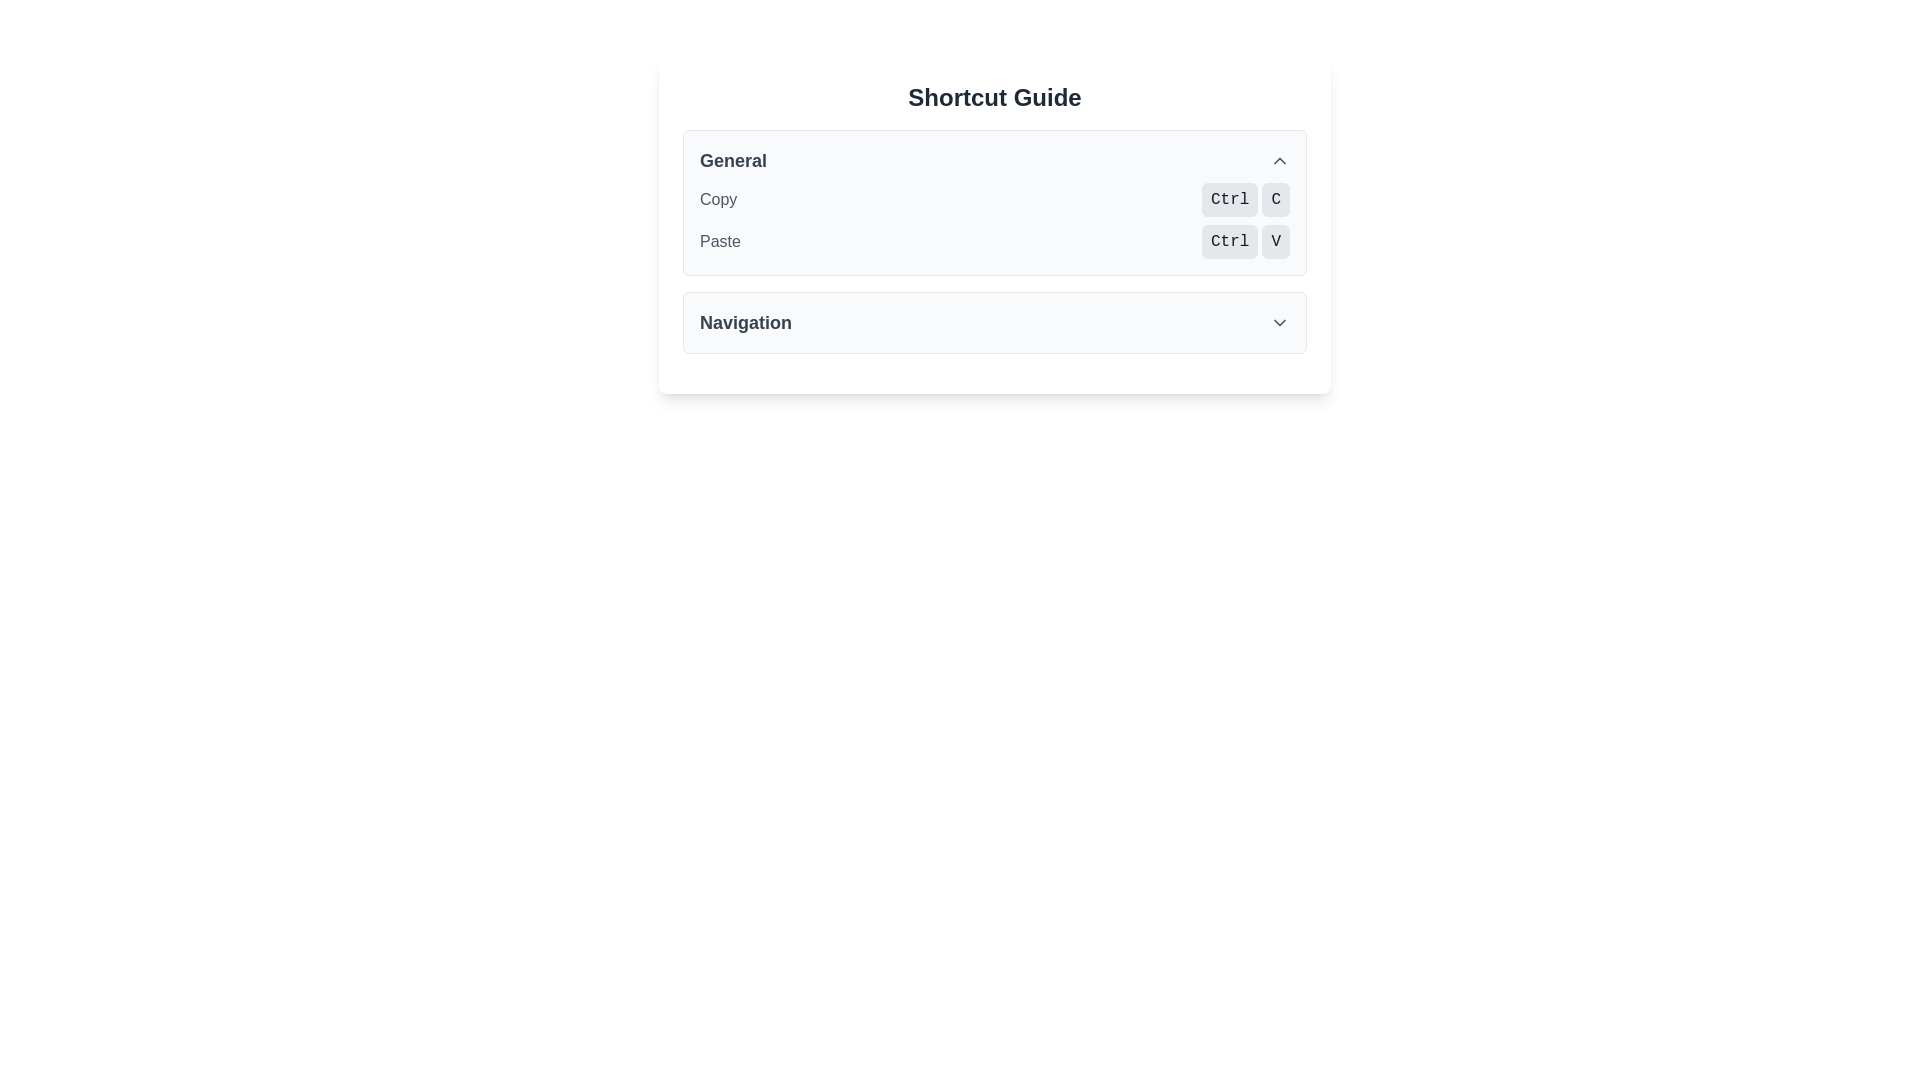 This screenshot has width=1920, height=1080. I want to click on the 'Ctrl' button in the 'Paste' row of the 'Shortcut Guide' interface, which is the first button in the pair to the left of the 'V' button, so click(1229, 241).